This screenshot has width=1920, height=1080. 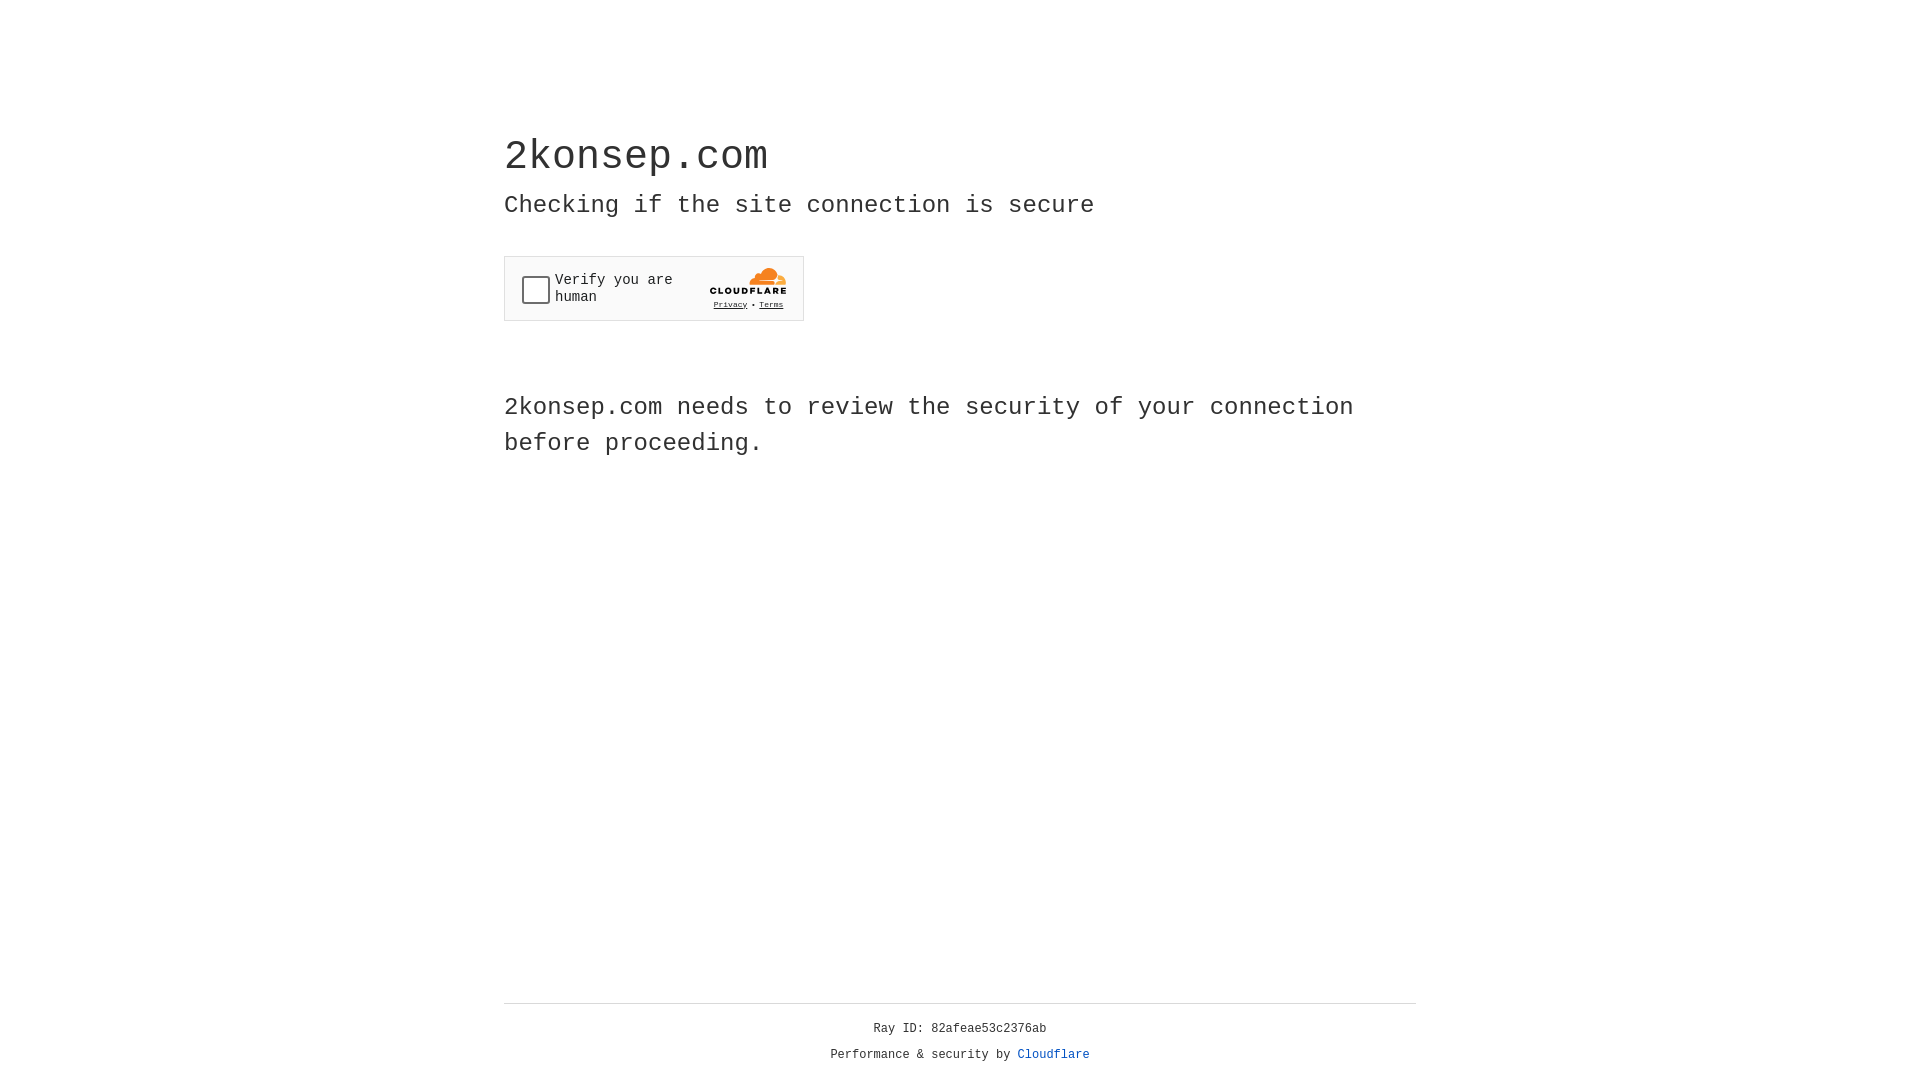 What do you see at coordinates (1053, 1054) in the screenshot?
I see `'Cloudflare'` at bounding box center [1053, 1054].